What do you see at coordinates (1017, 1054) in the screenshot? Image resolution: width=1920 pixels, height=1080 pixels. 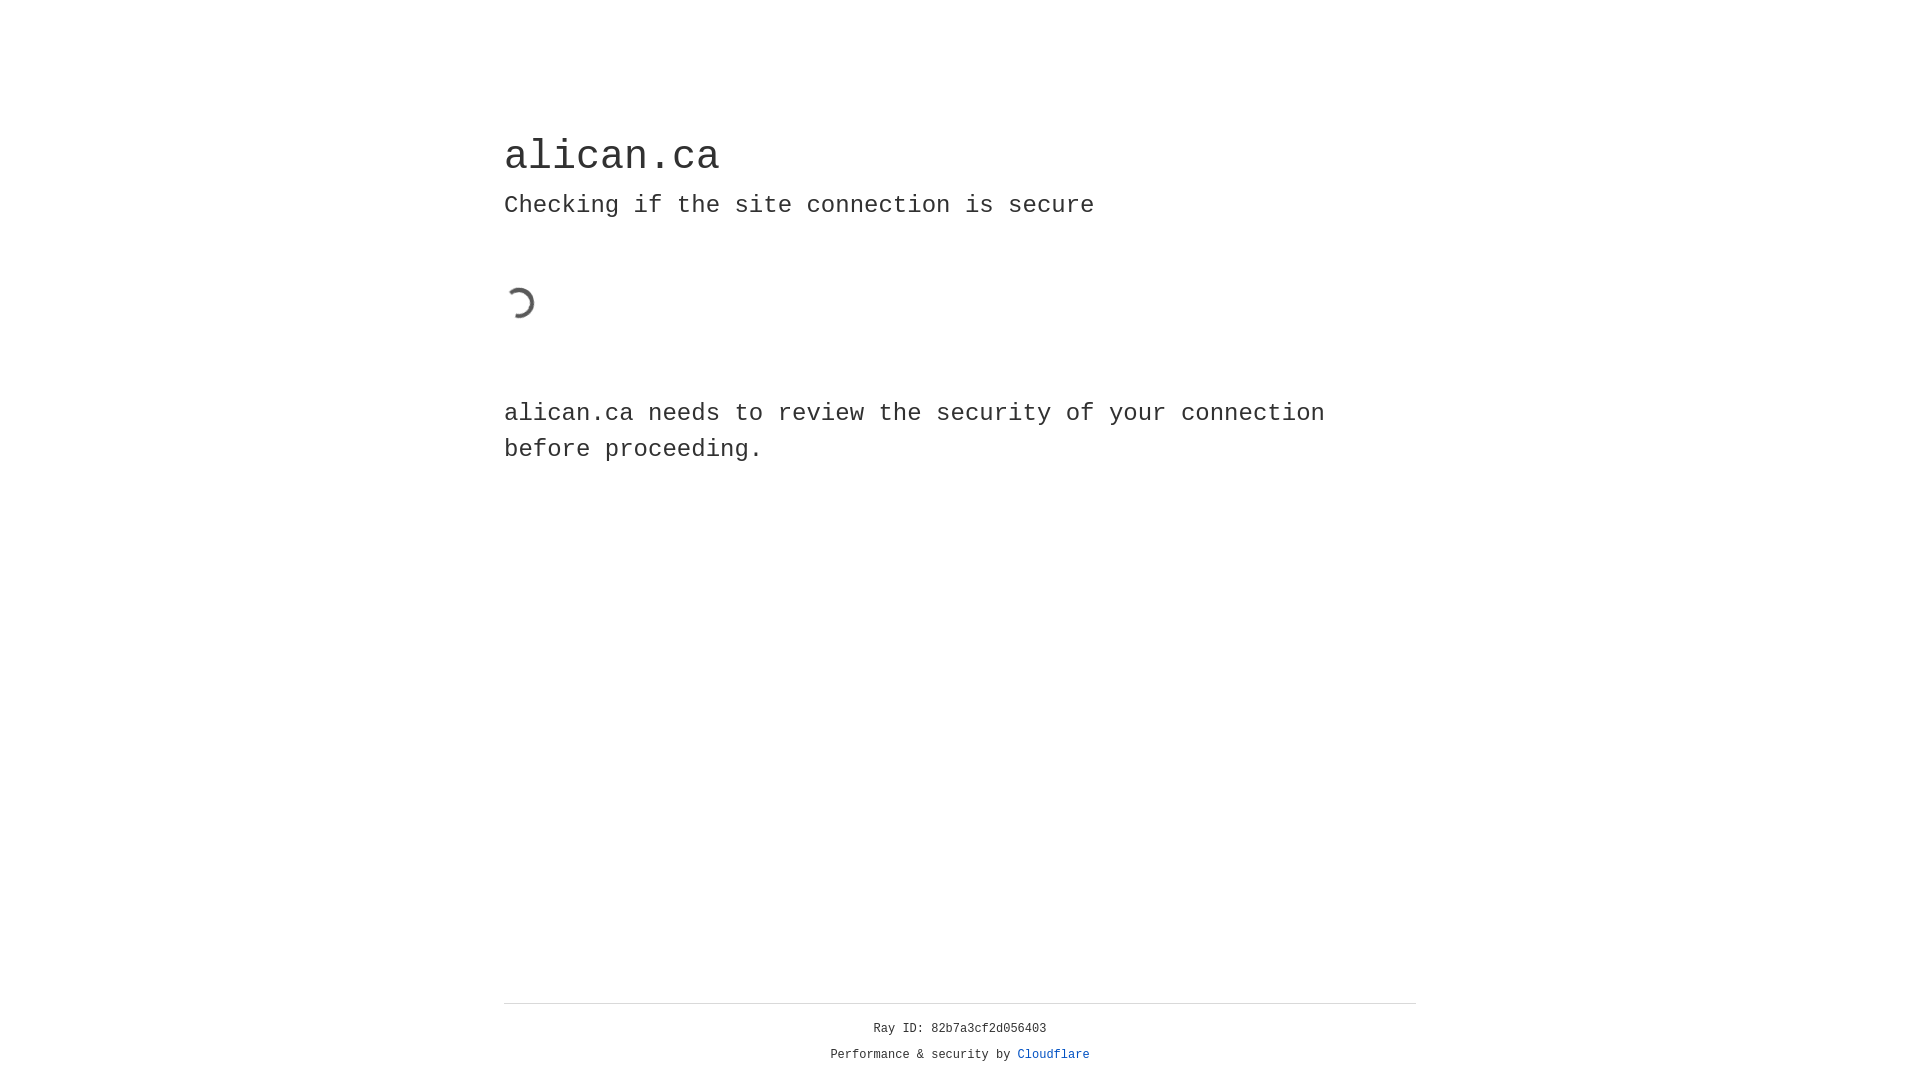 I see `'Cloudflare'` at bounding box center [1017, 1054].